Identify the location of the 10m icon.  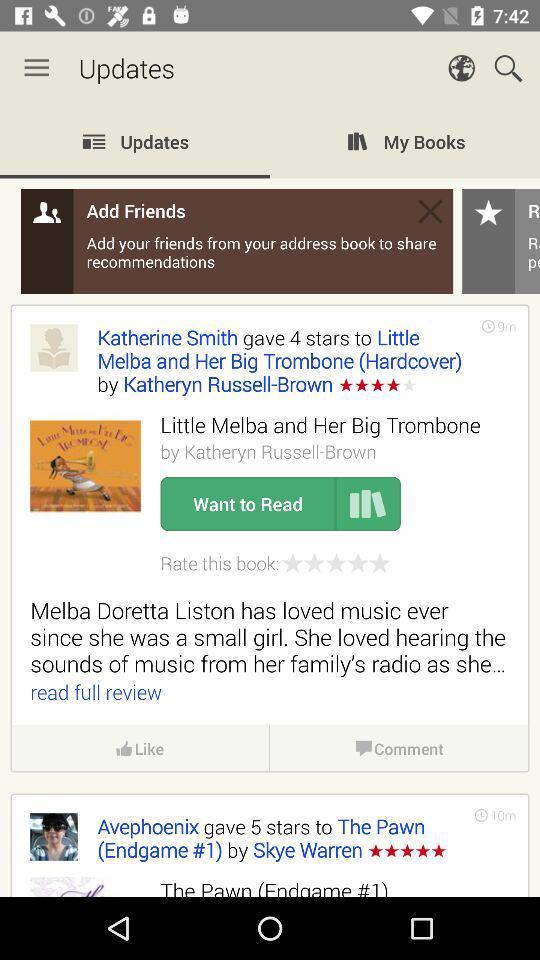
(502, 815).